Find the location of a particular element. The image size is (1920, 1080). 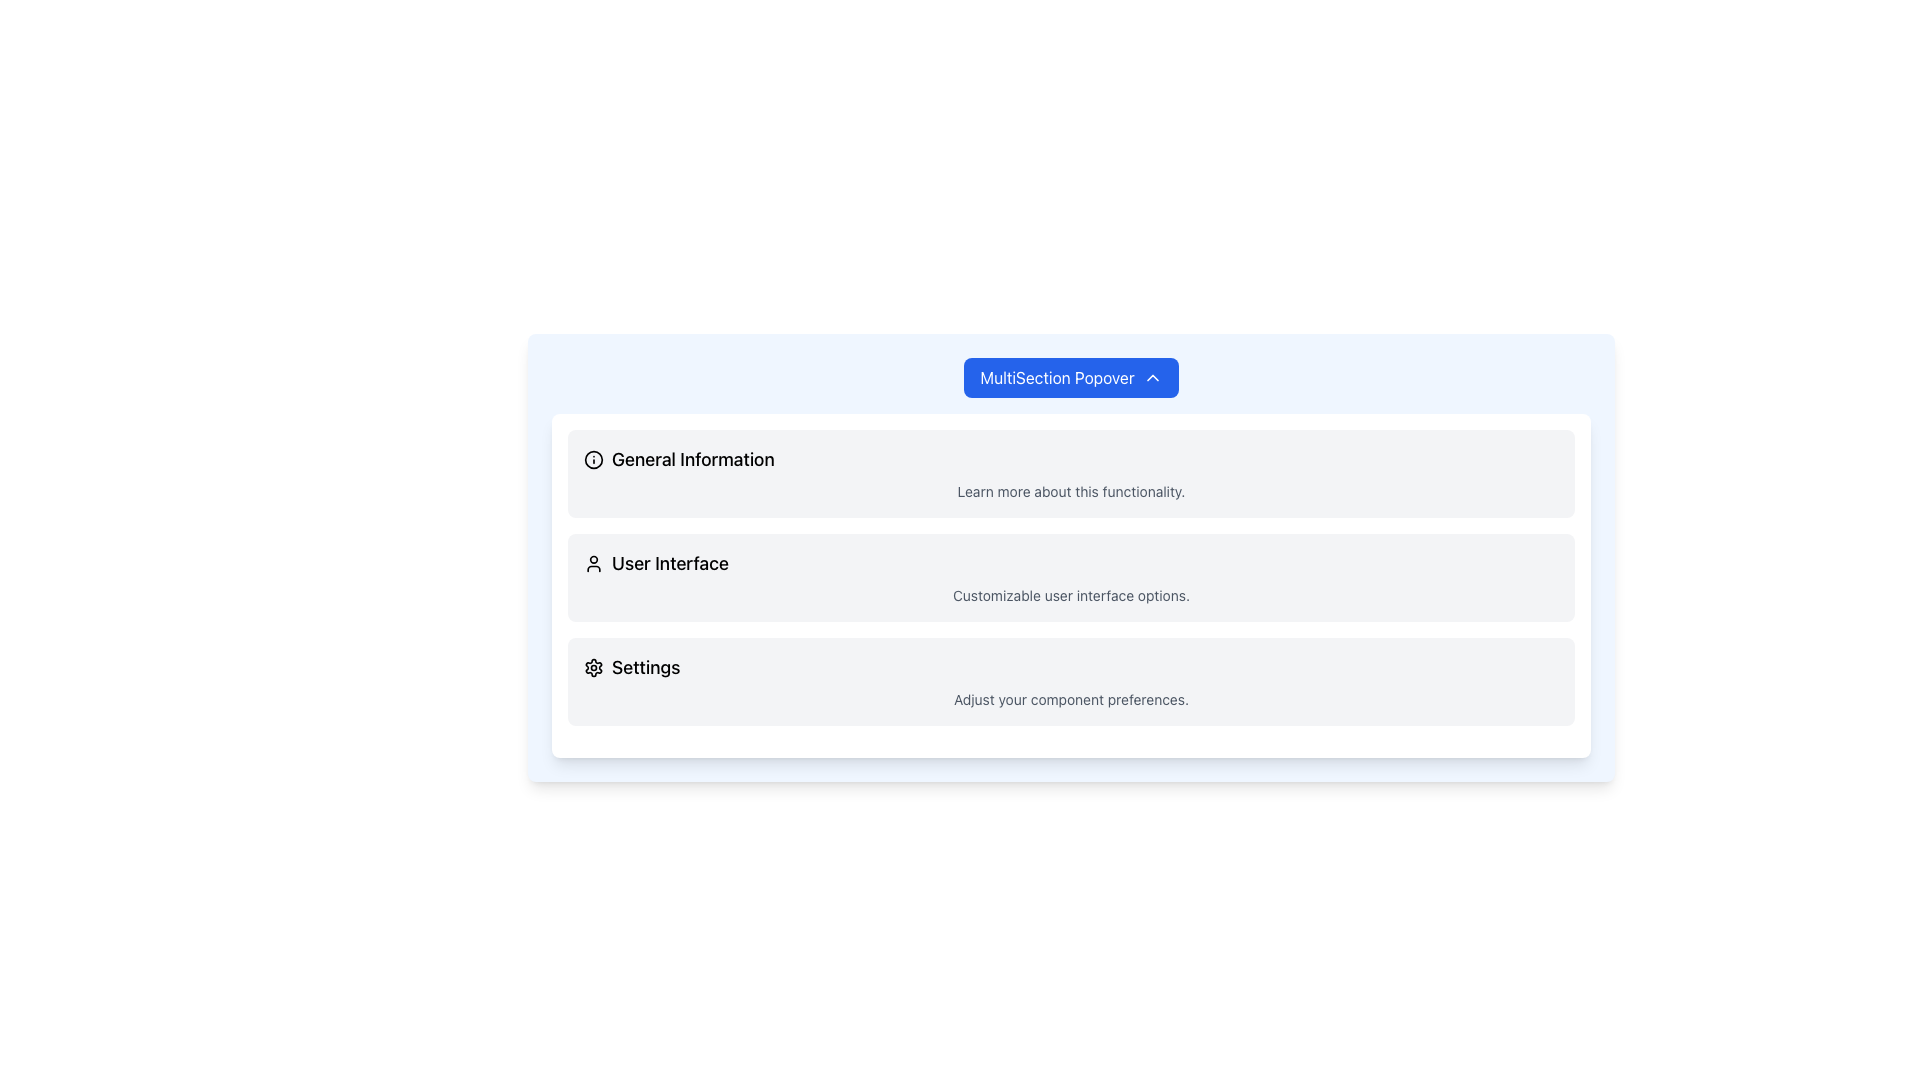

the text description 'Learn more about this functionality.' located at the bottom-right corner of the 'General Information' section is located at coordinates (1070, 492).